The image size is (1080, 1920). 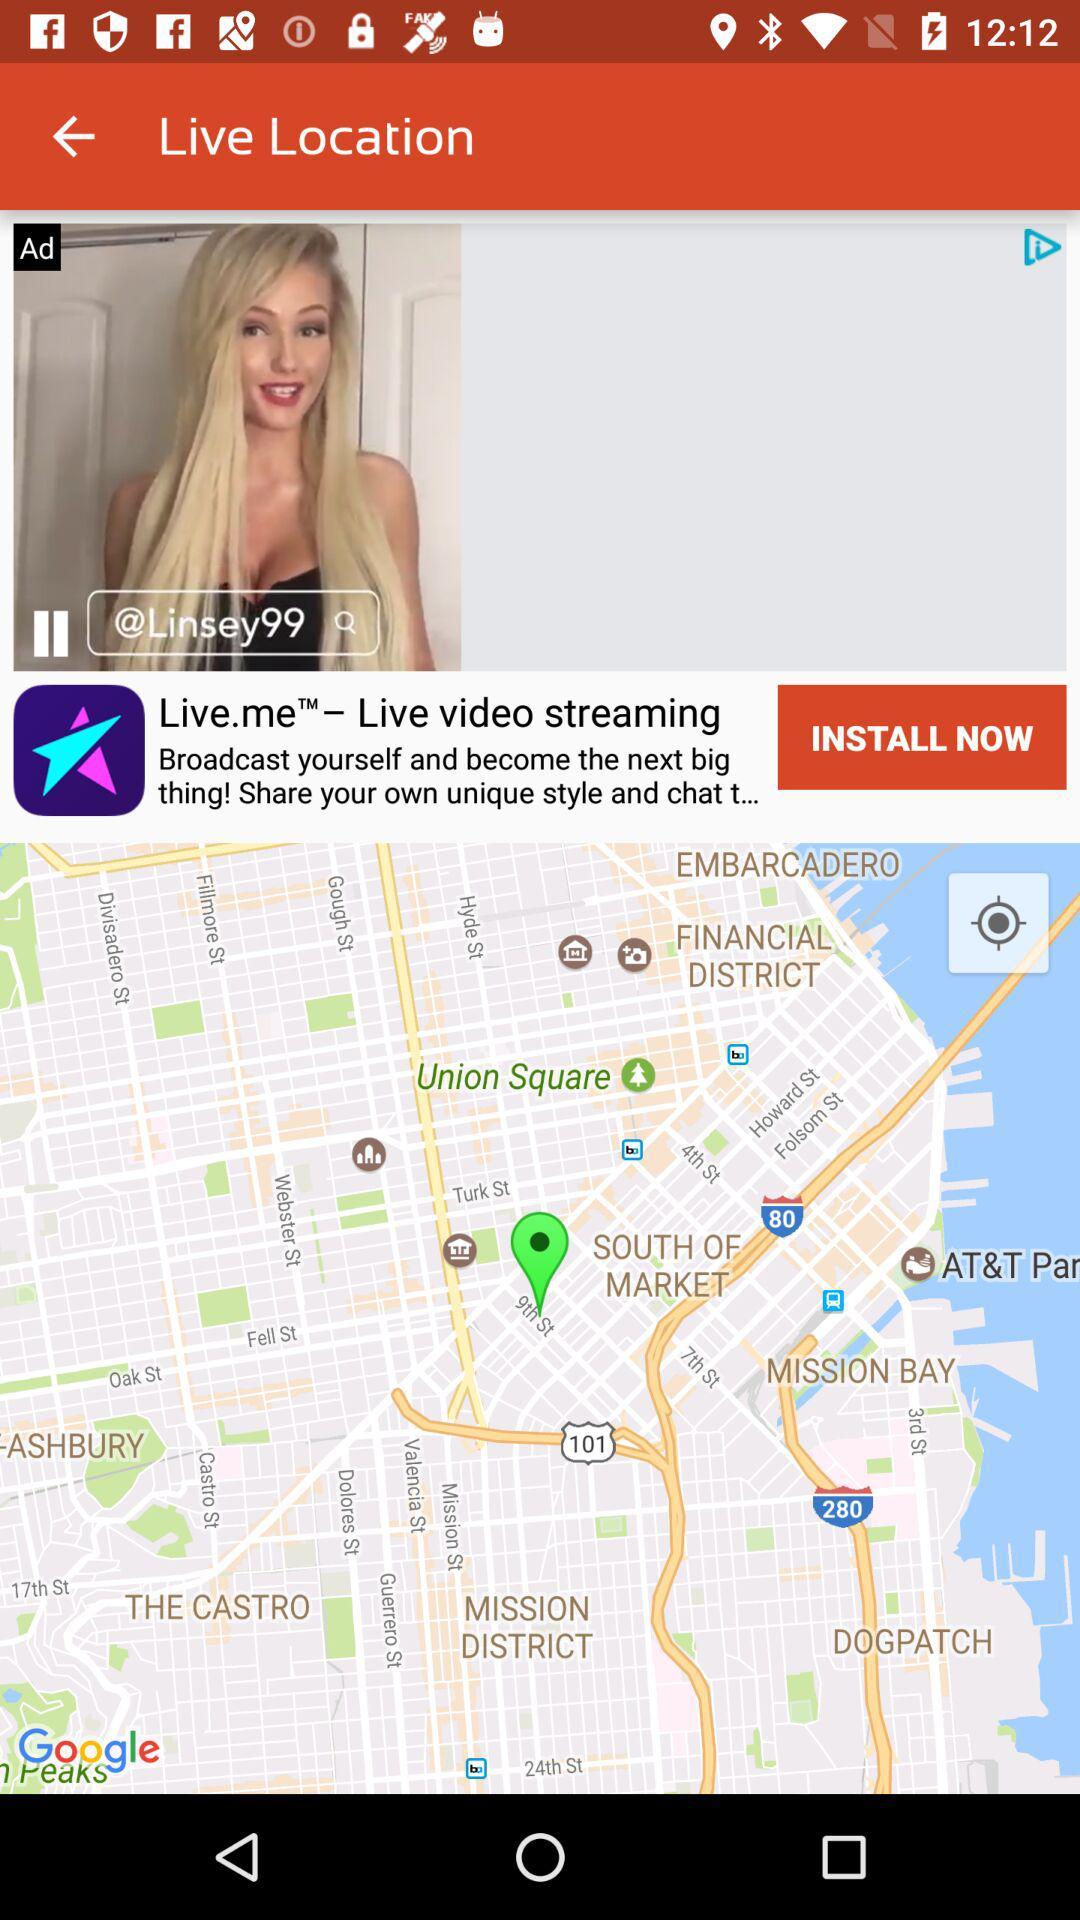 What do you see at coordinates (922, 736) in the screenshot?
I see `item next to the broadcast yourself and item` at bounding box center [922, 736].